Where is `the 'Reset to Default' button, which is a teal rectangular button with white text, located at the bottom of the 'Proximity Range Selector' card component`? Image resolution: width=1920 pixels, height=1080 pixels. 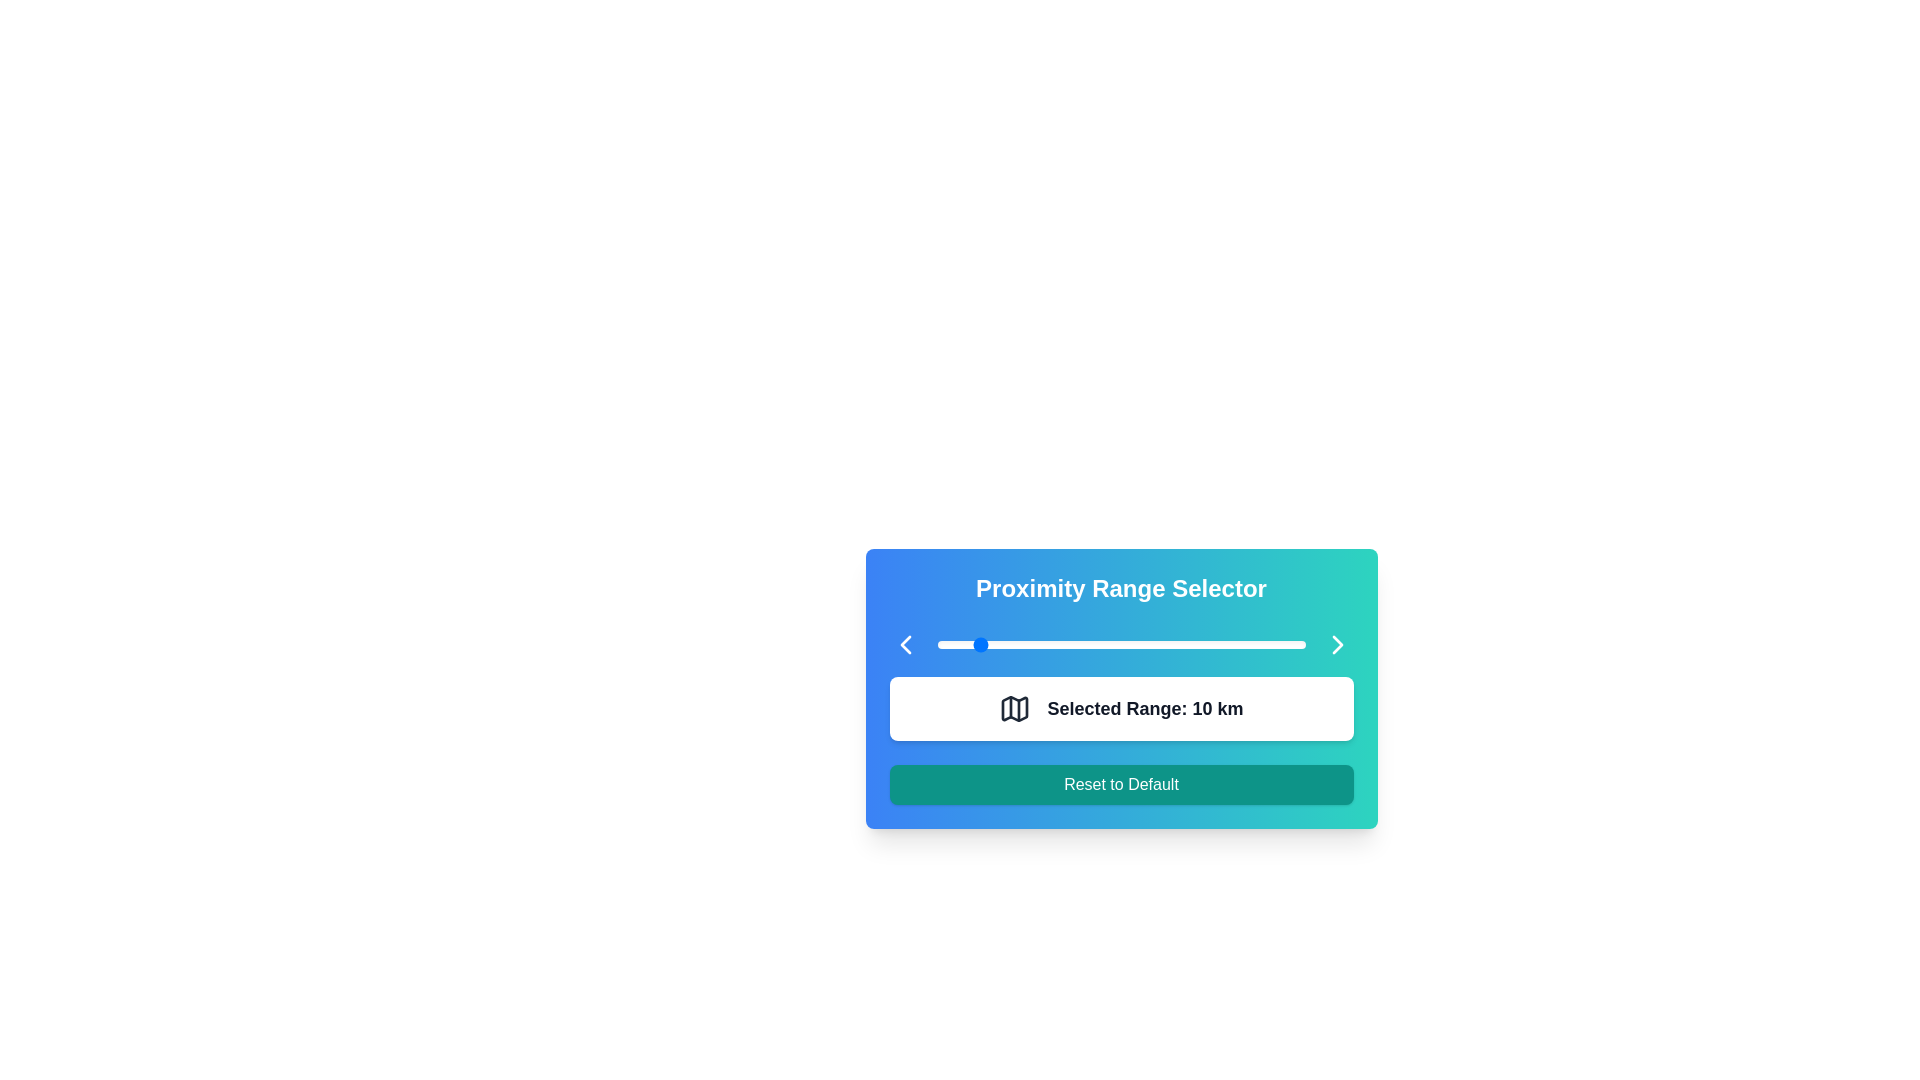 the 'Reset to Default' button, which is a teal rectangular button with white text, located at the bottom of the 'Proximity Range Selector' card component is located at coordinates (1121, 784).